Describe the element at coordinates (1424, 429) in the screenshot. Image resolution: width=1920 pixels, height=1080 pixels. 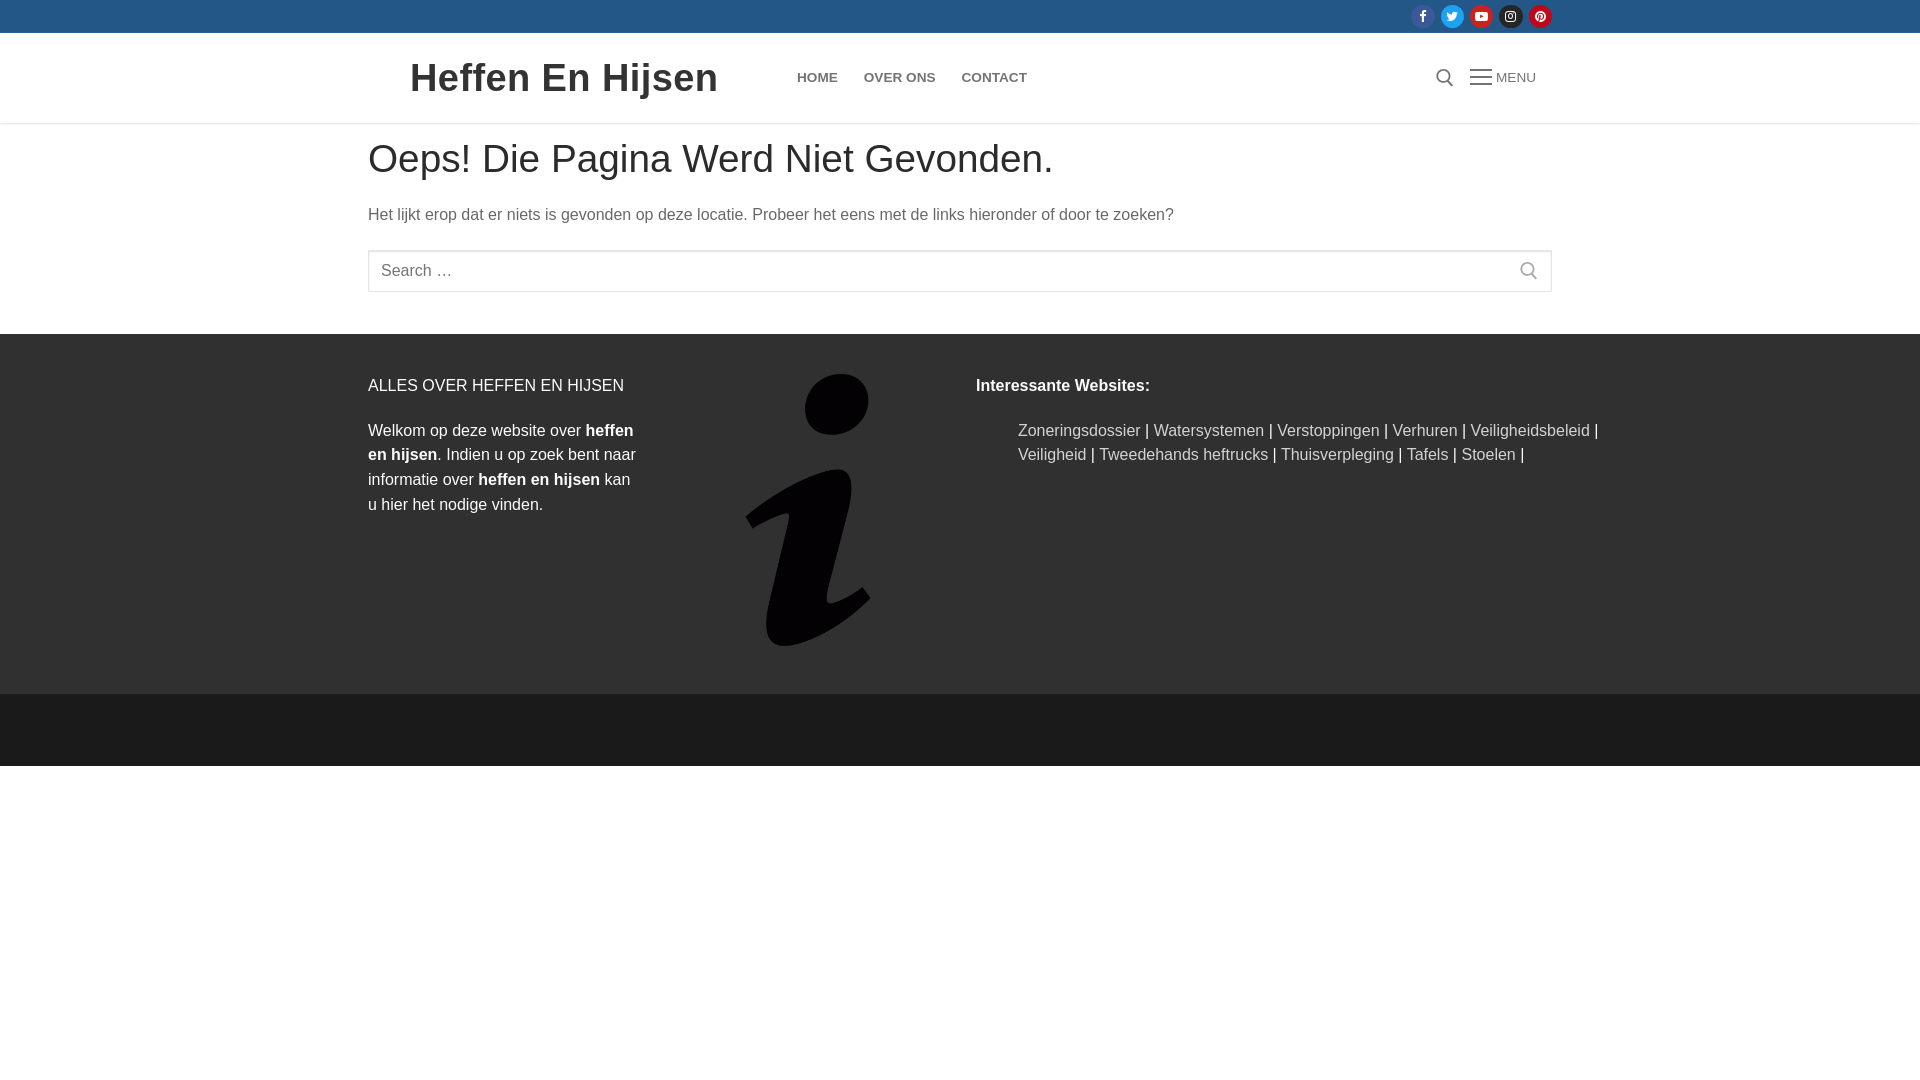
I see `'Verhuren'` at that location.